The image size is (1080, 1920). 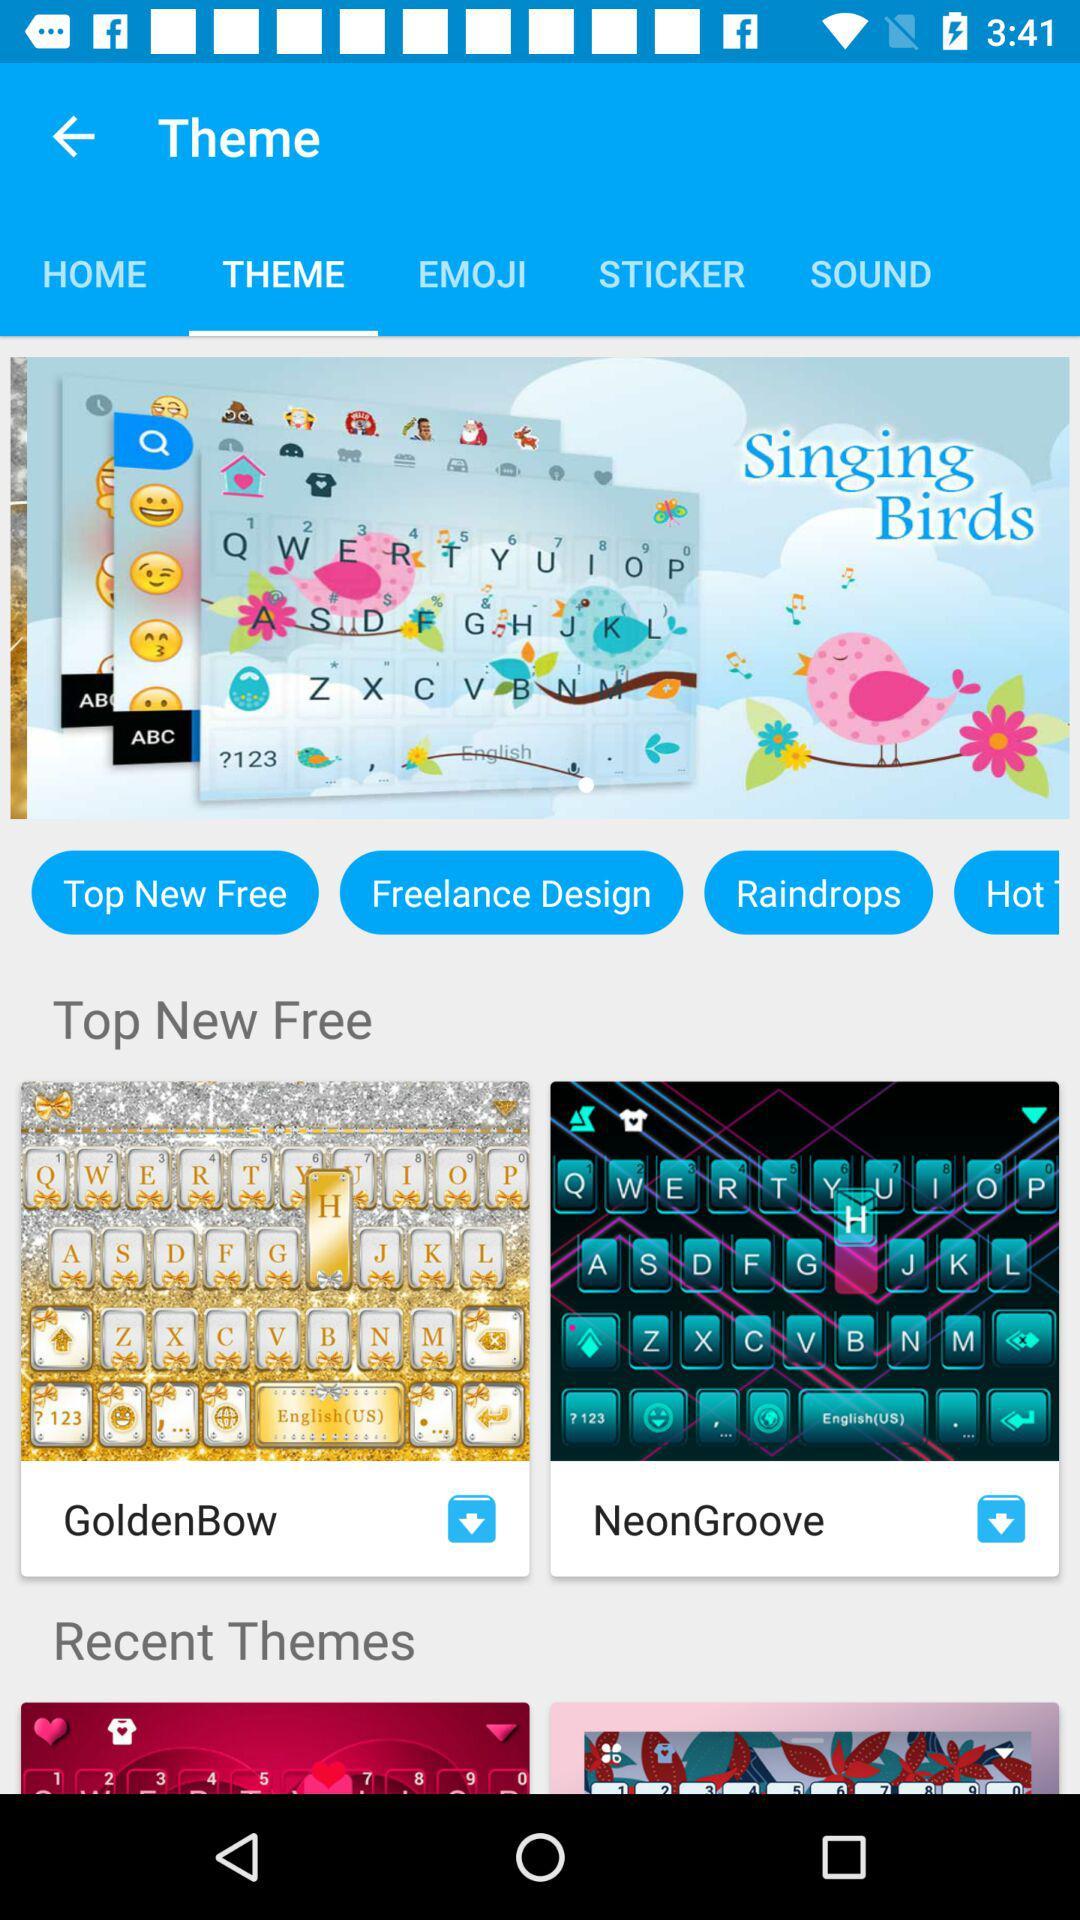 What do you see at coordinates (72, 135) in the screenshot?
I see `app to the left of theme icon` at bounding box center [72, 135].